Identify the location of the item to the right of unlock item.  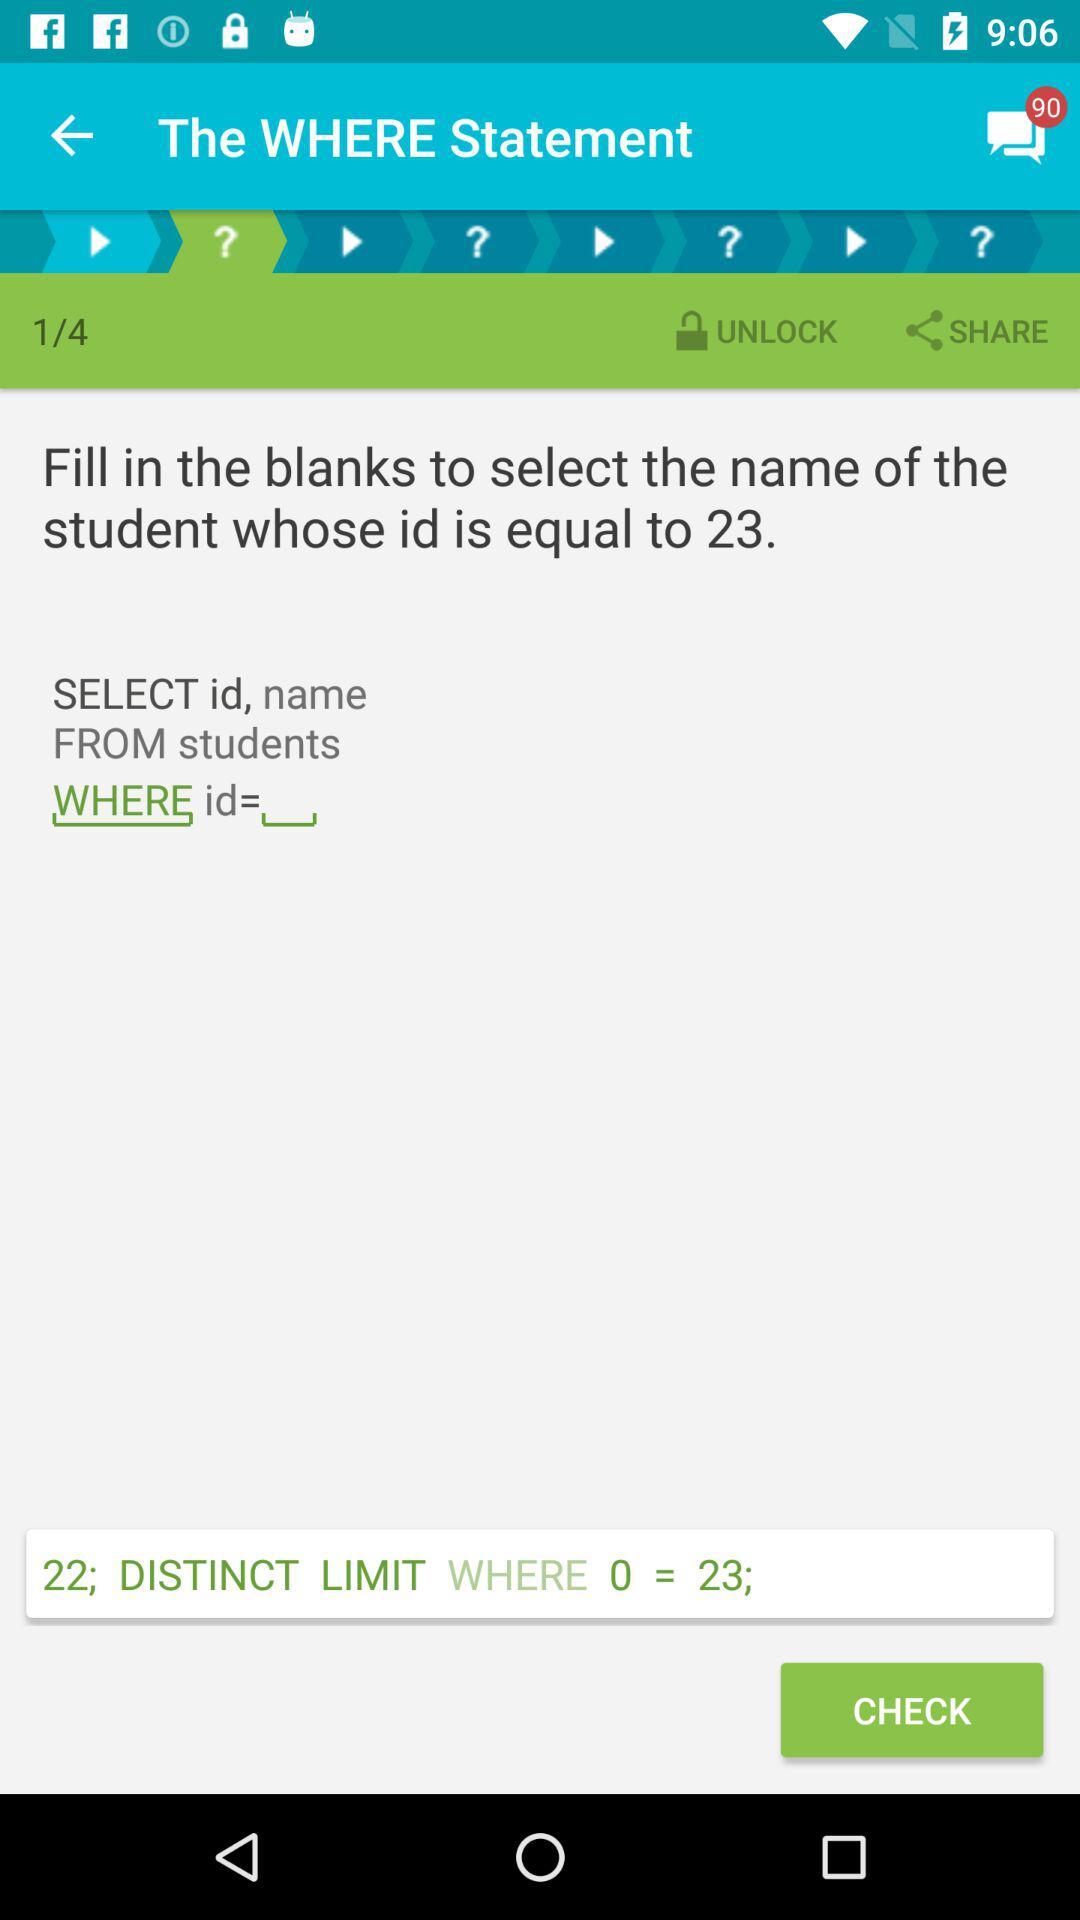
(973, 330).